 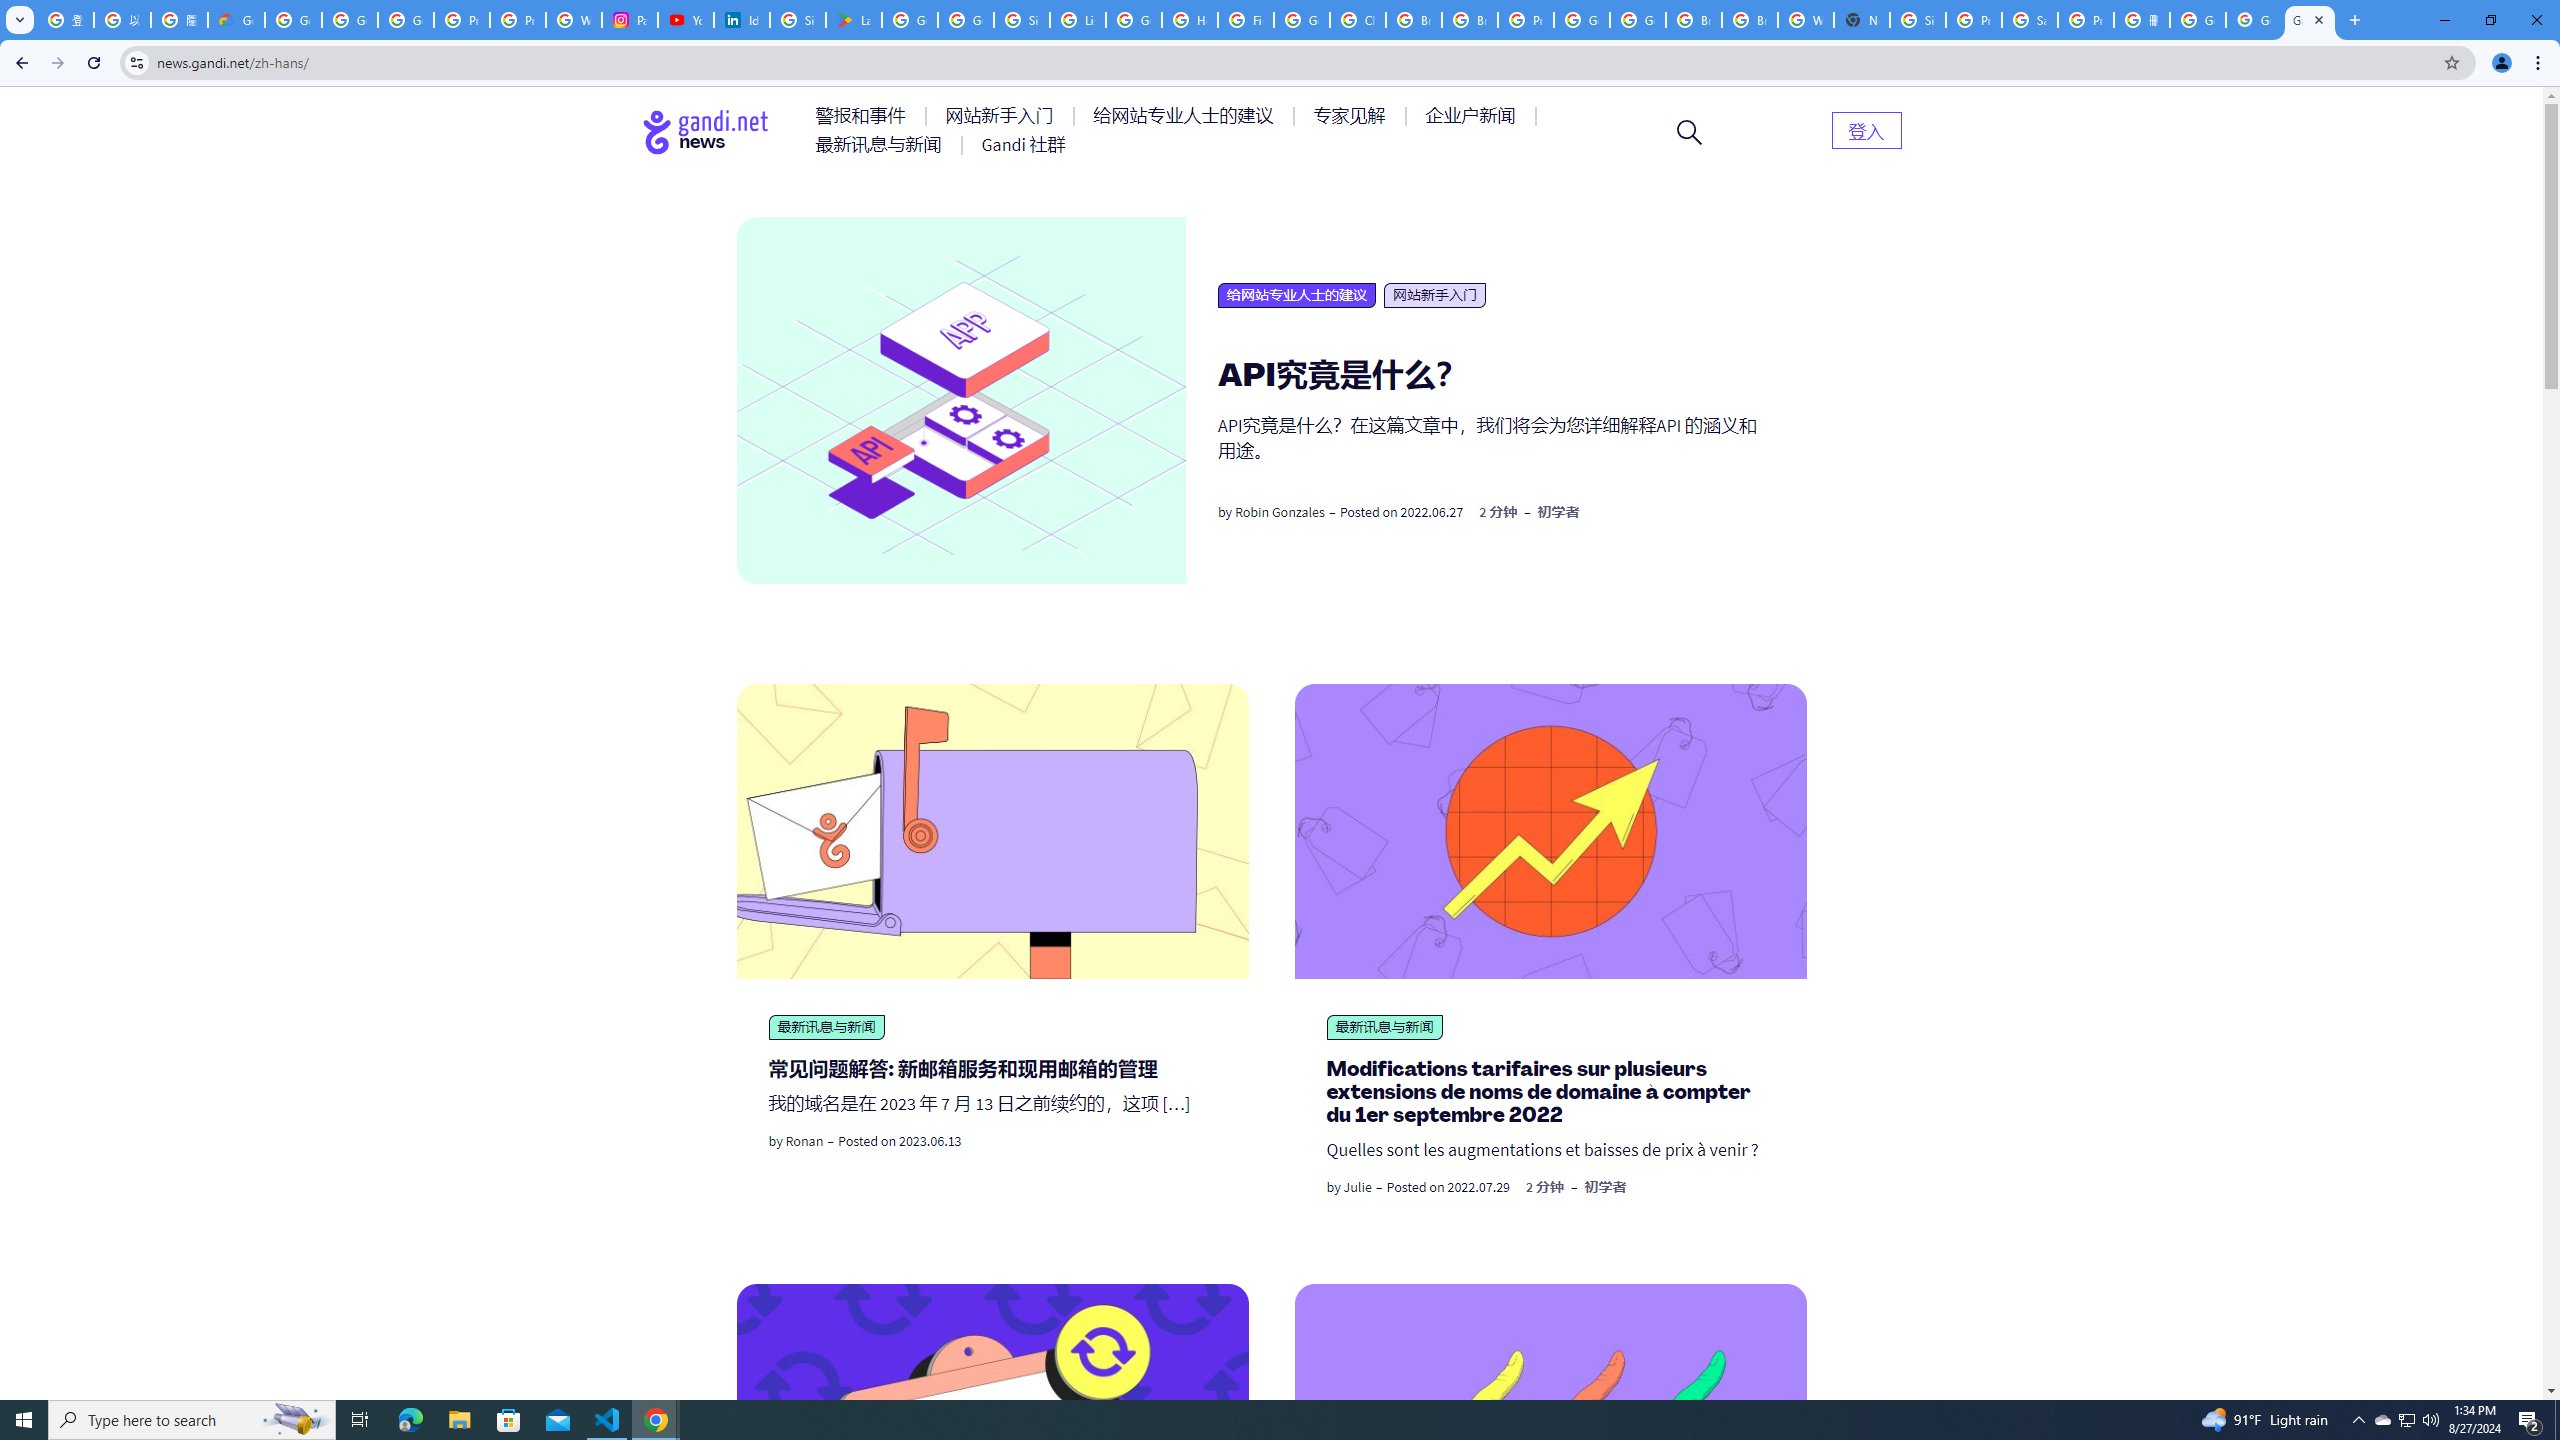 What do you see at coordinates (1581, 19) in the screenshot?
I see `'Google Cloud Platform'` at bounding box center [1581, 19].